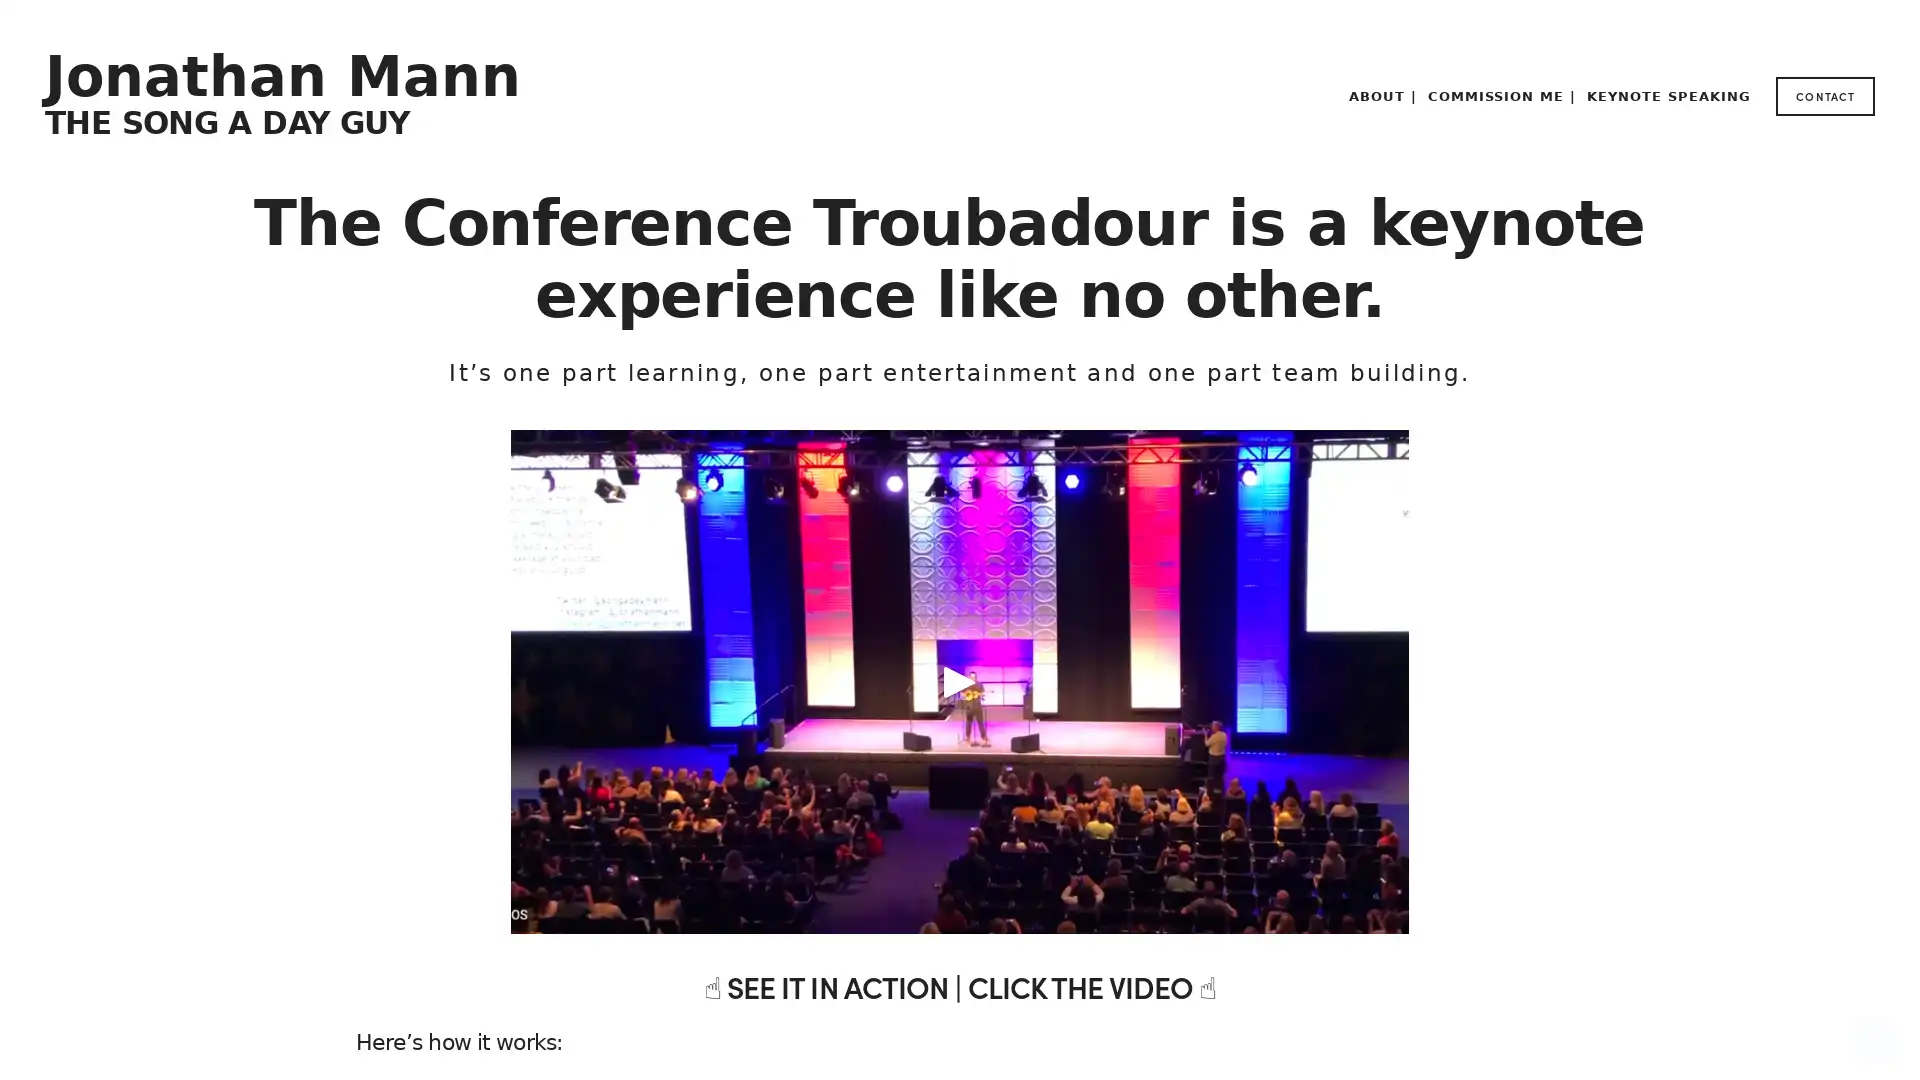 The height and width of the screenshot is (1080, 1920). What do you see at coordinates (960, 681) in the screenshot?
I see `Play` at bounding box center [960, 681].